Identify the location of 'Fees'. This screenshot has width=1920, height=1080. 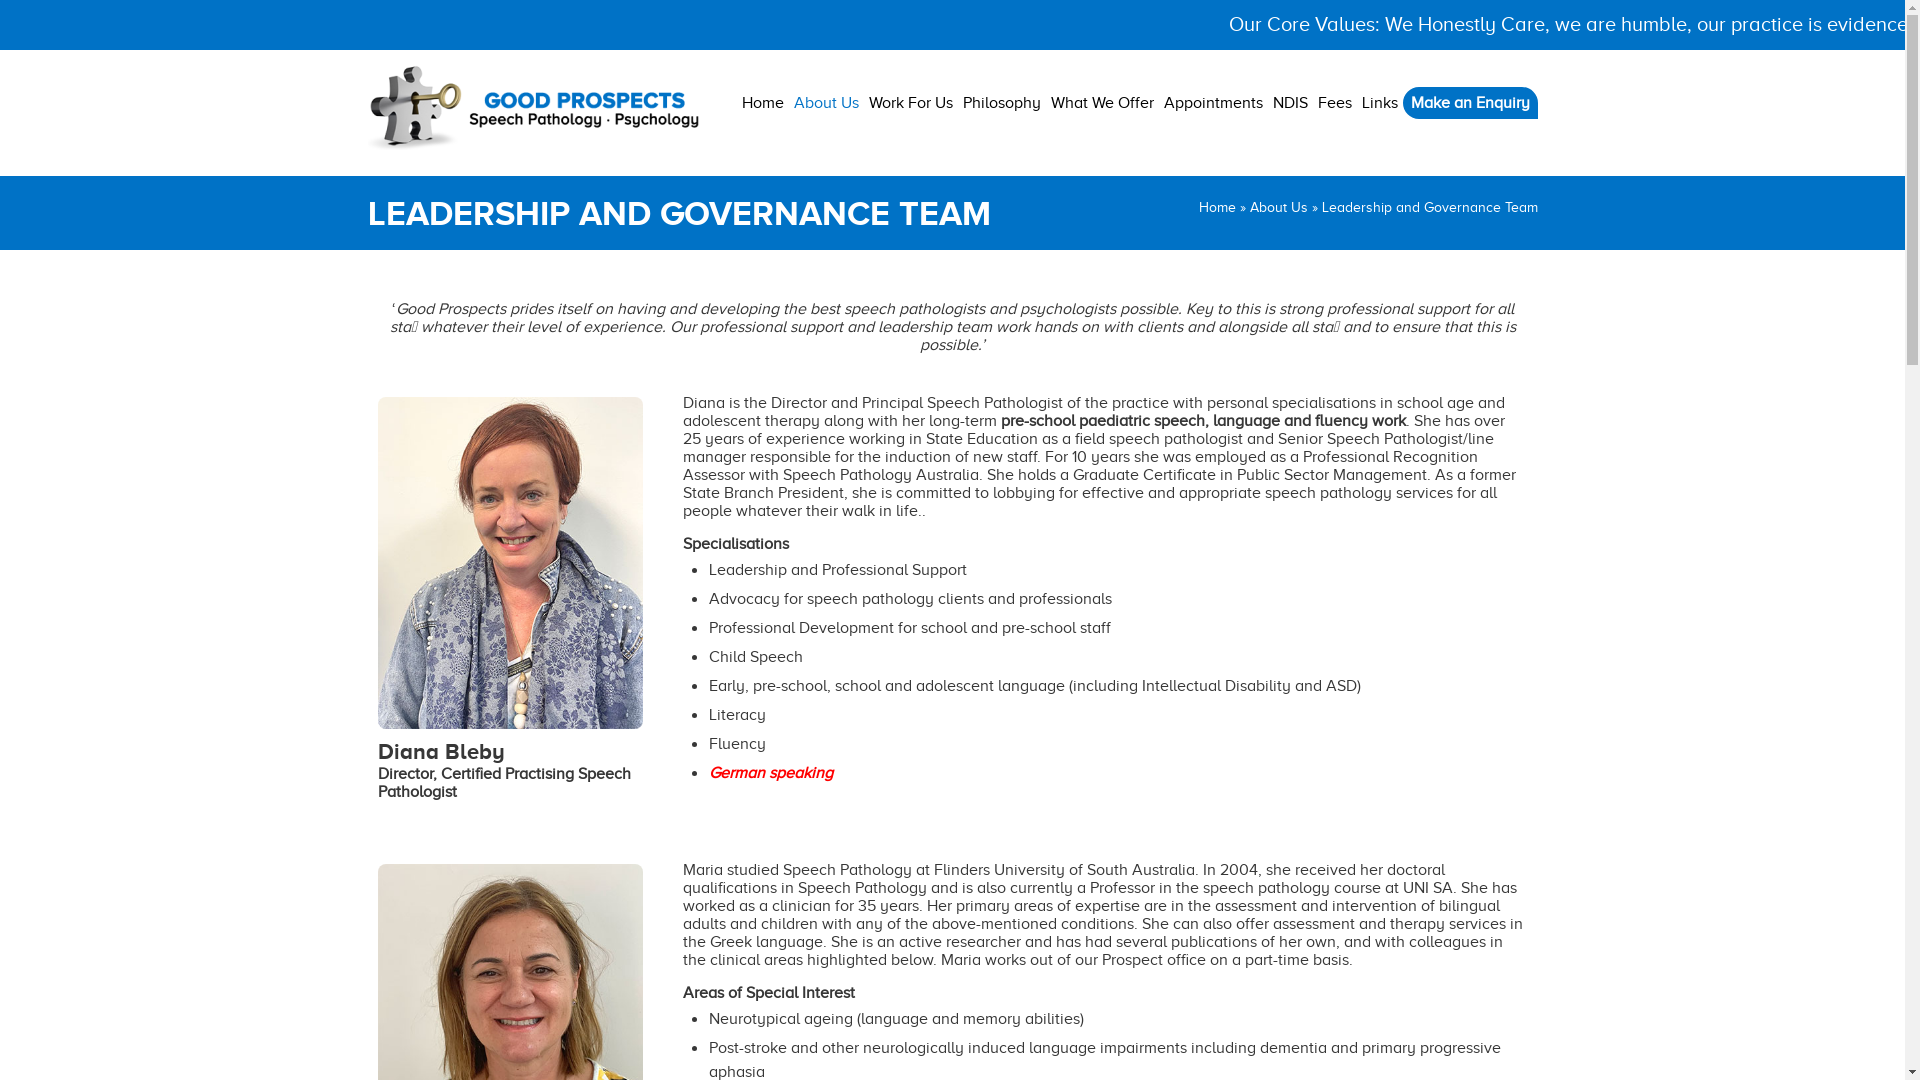
(1334, 103).